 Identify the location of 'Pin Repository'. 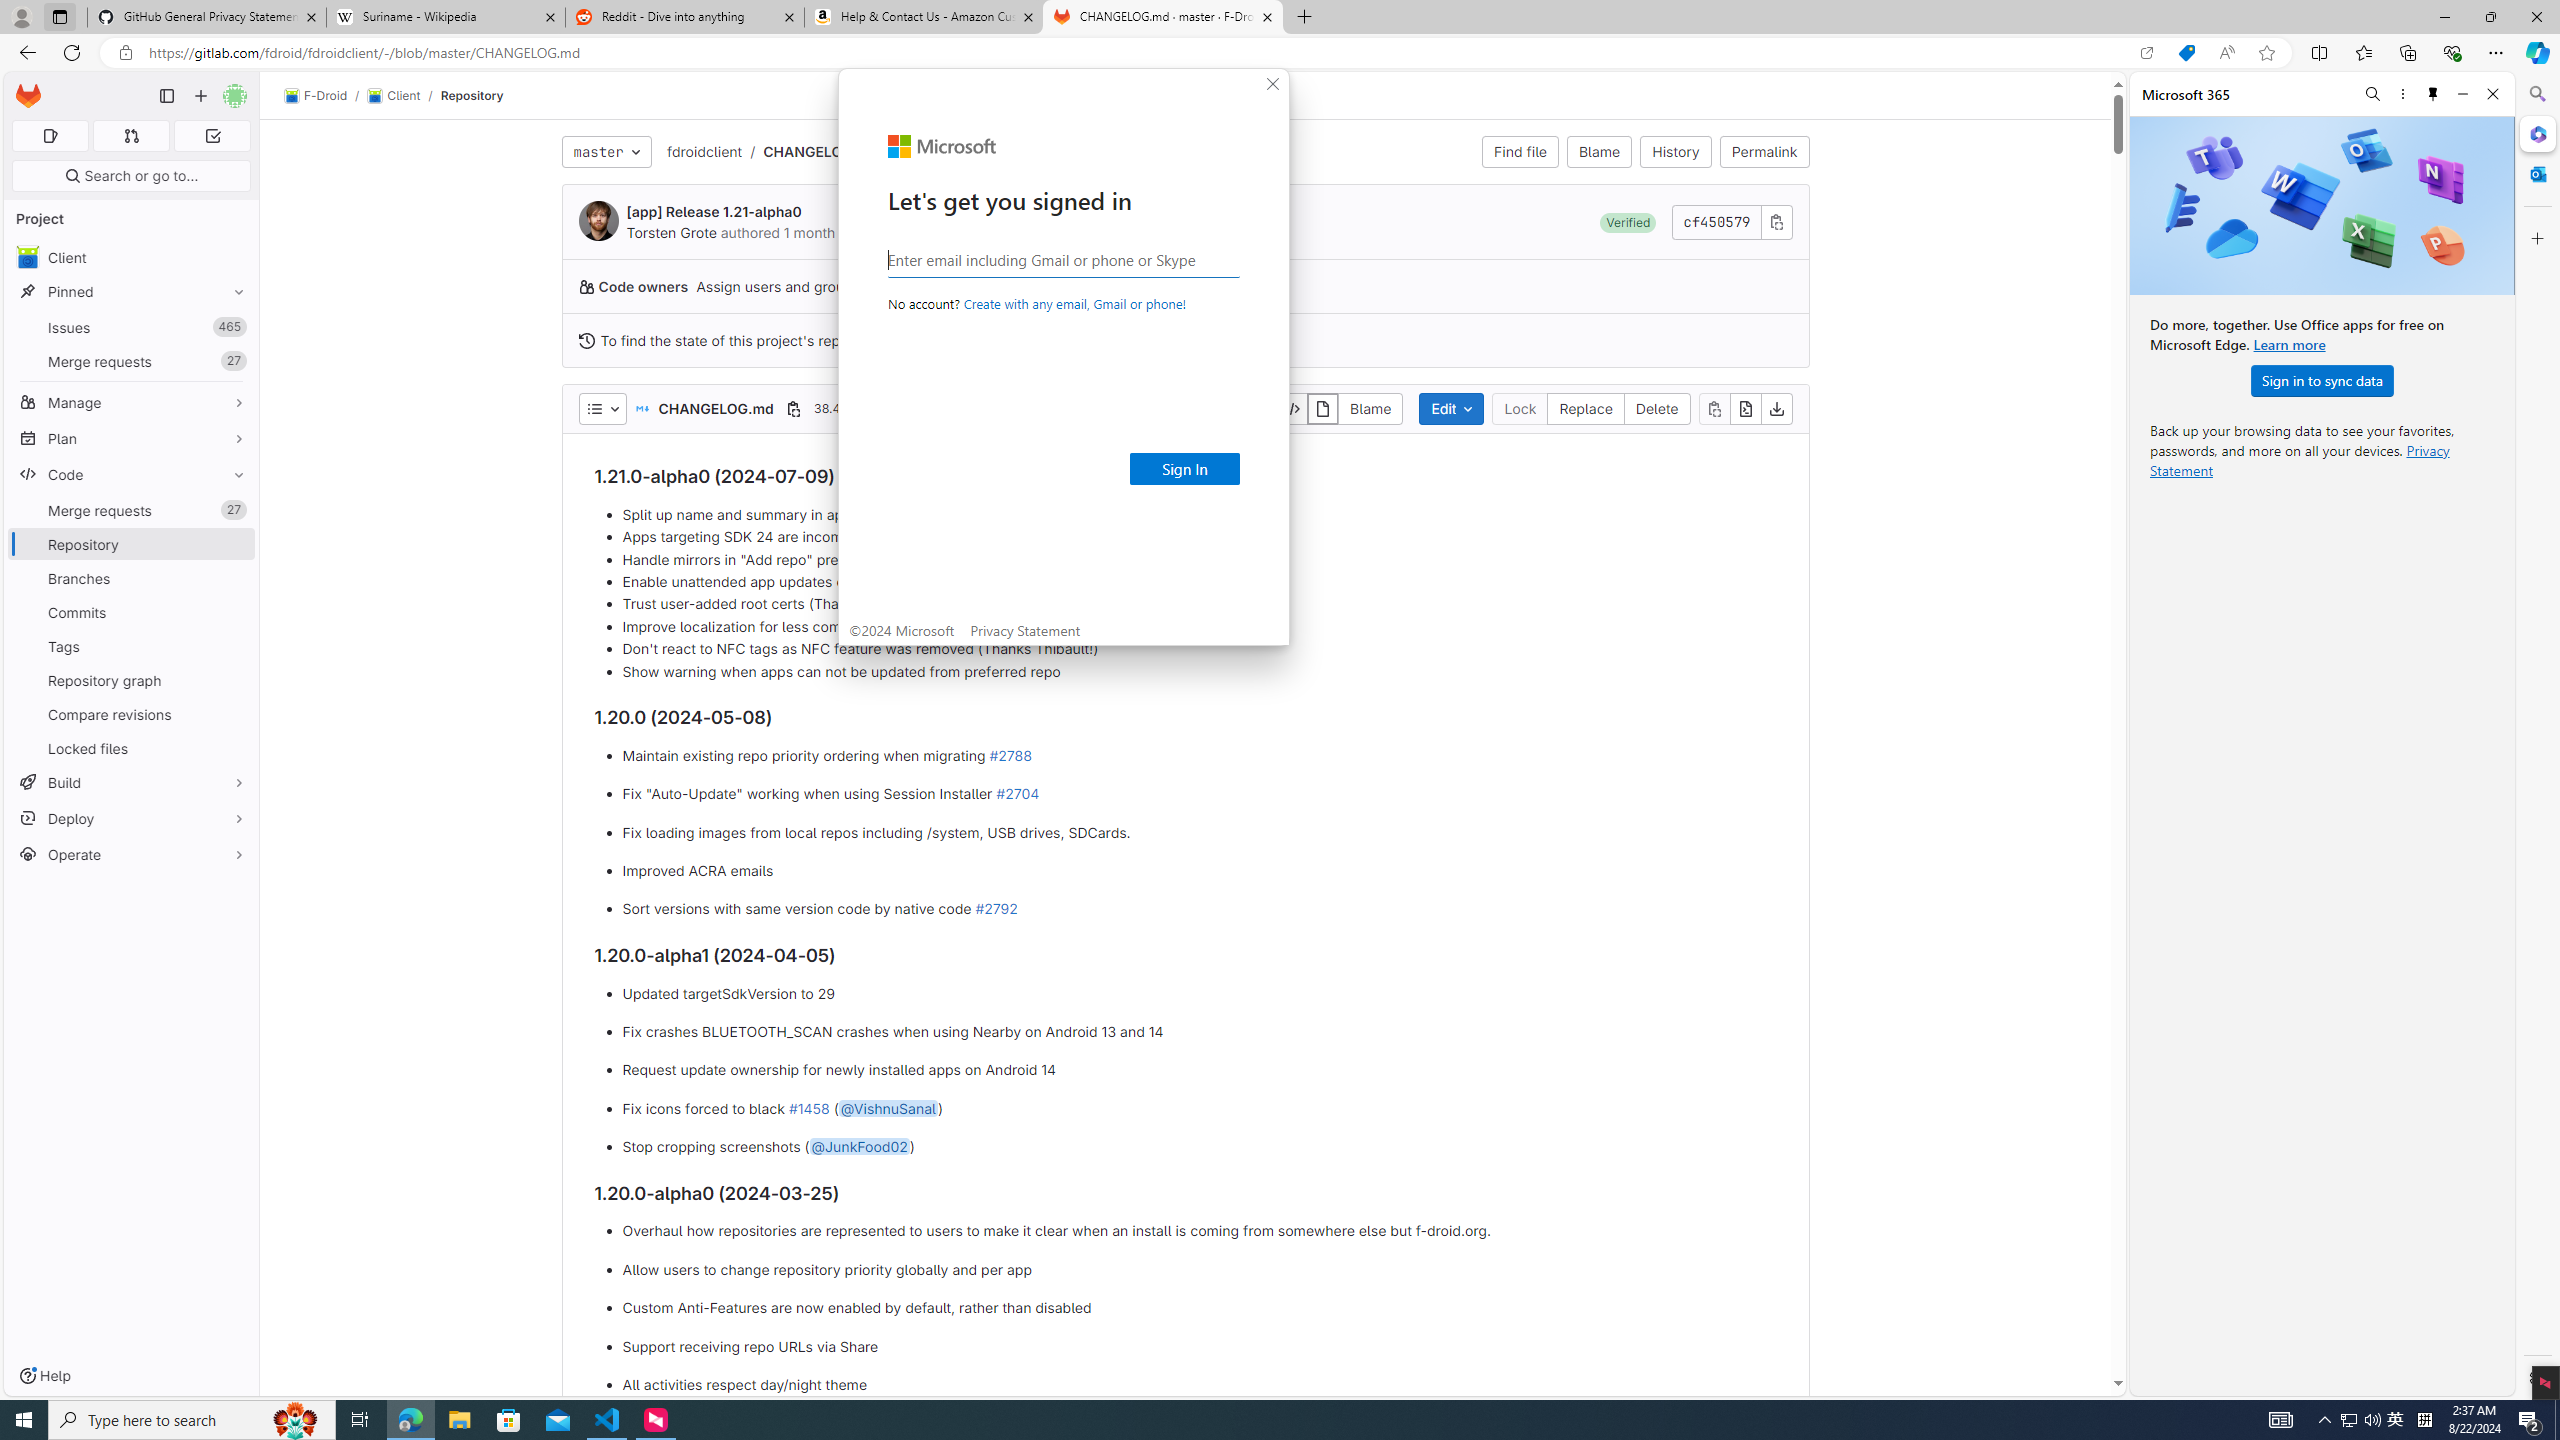
(233, 543).